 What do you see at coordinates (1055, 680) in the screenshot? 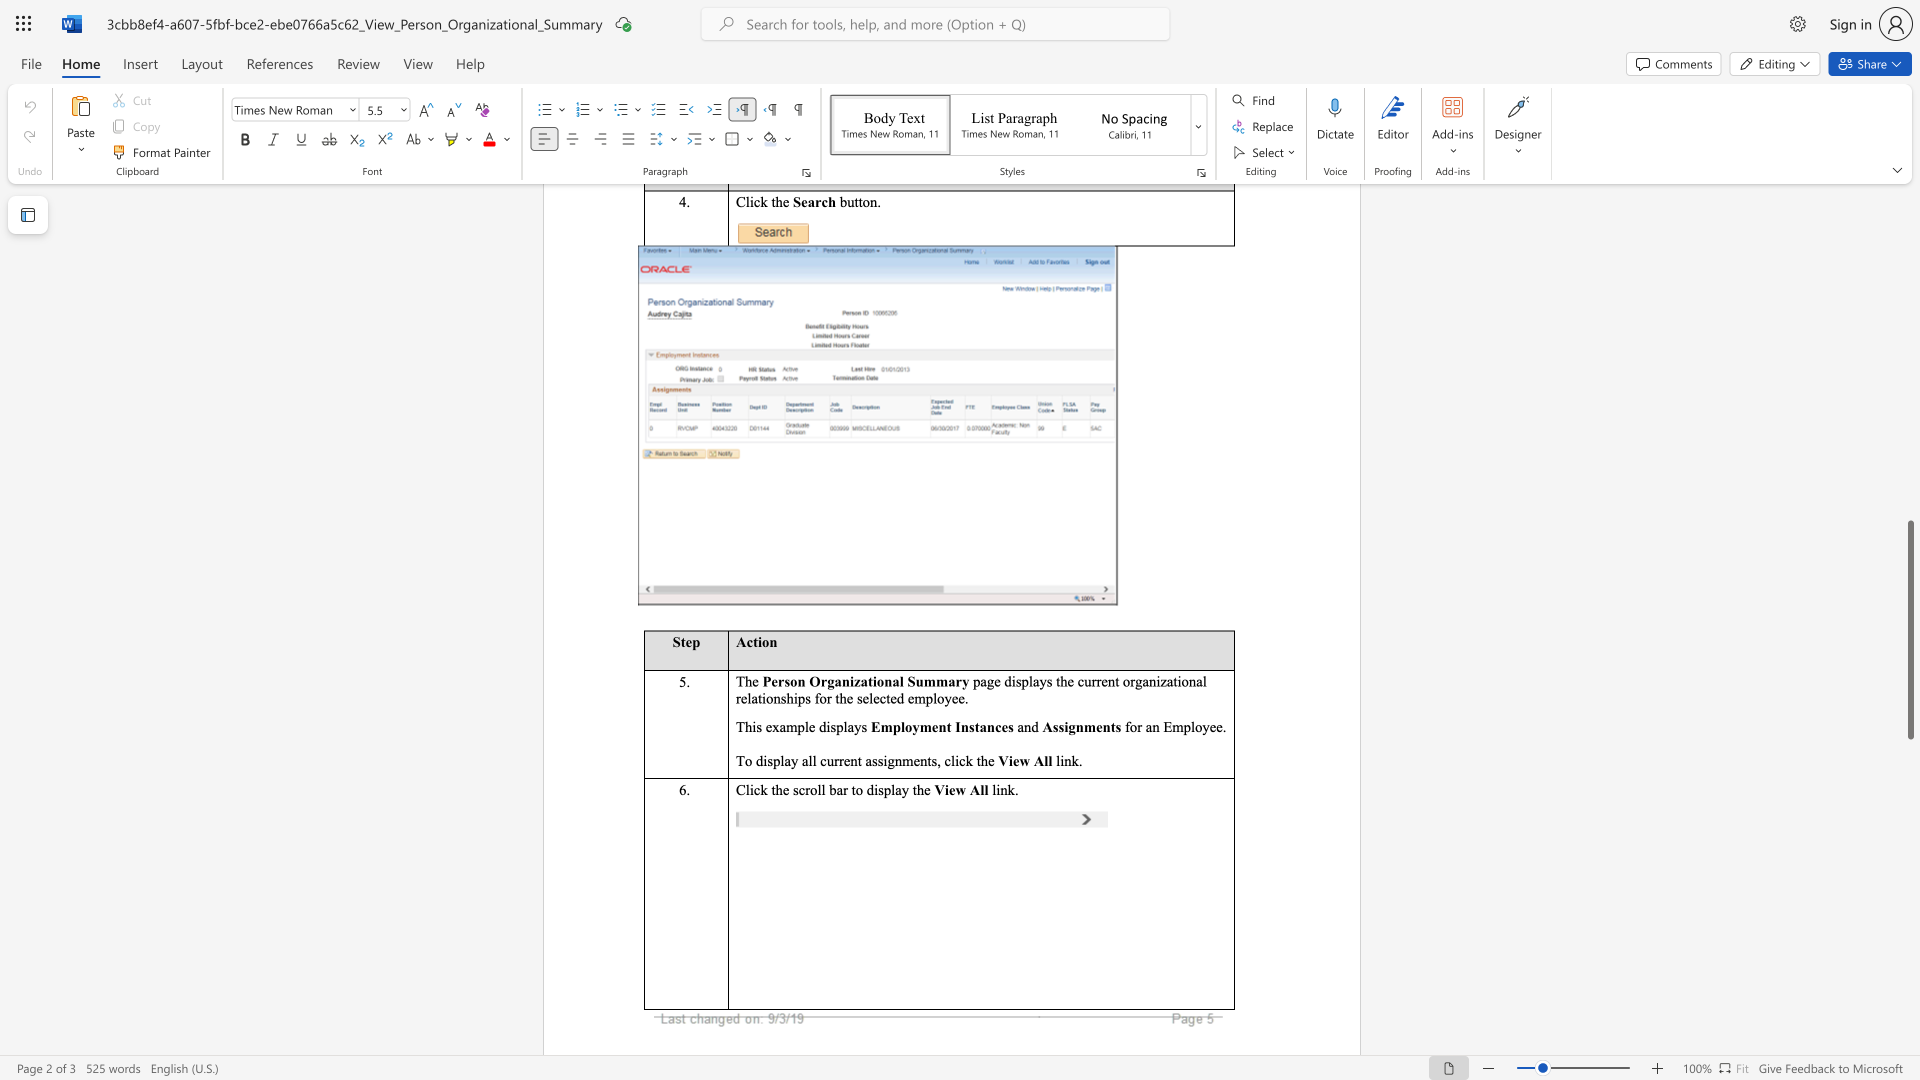
I see `the subset text "the current organizational relat" within the text "page displays the current organizational relationships for the selected employee."` at bounding box center [1055, 680].